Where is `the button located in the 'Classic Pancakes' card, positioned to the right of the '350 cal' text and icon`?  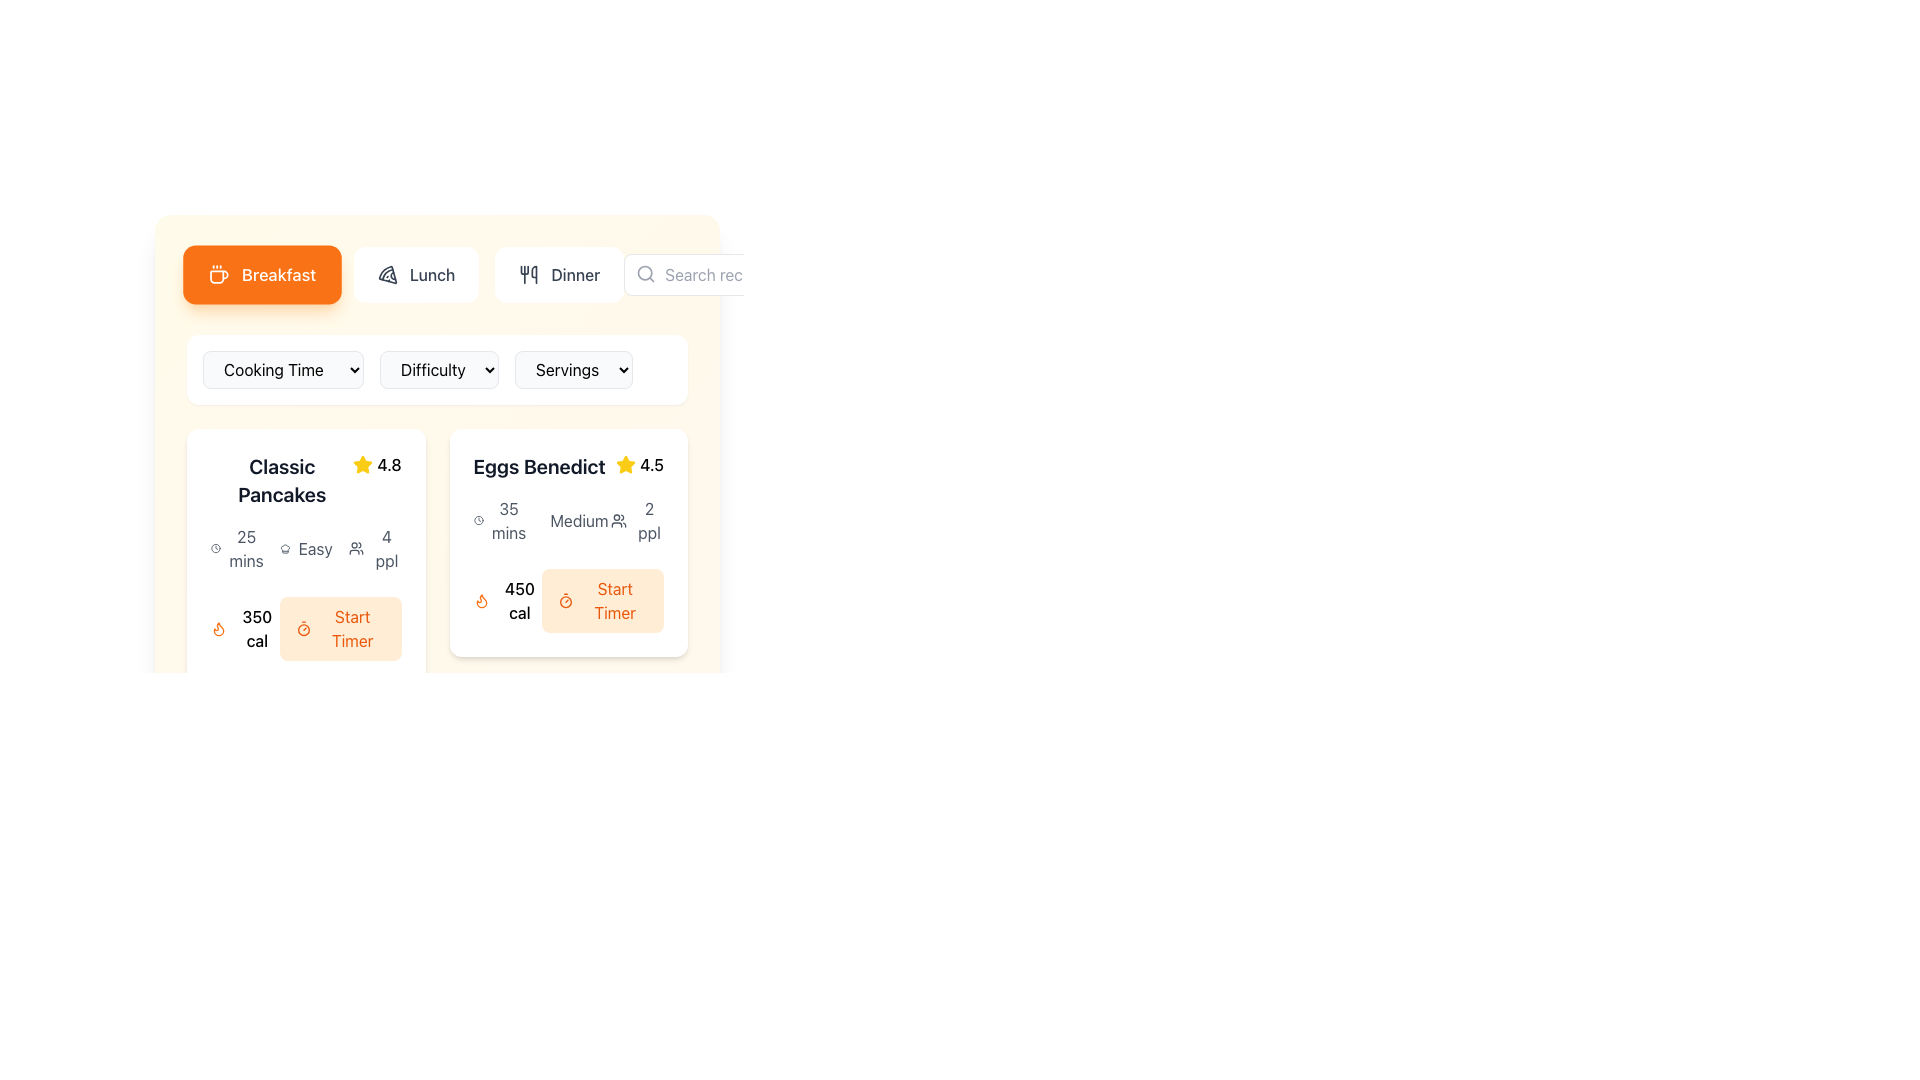
the button located in the 'Classic Pancakes' card, positioned to the right of the '350 cal' text and icon is located at coordinates (305, 627).